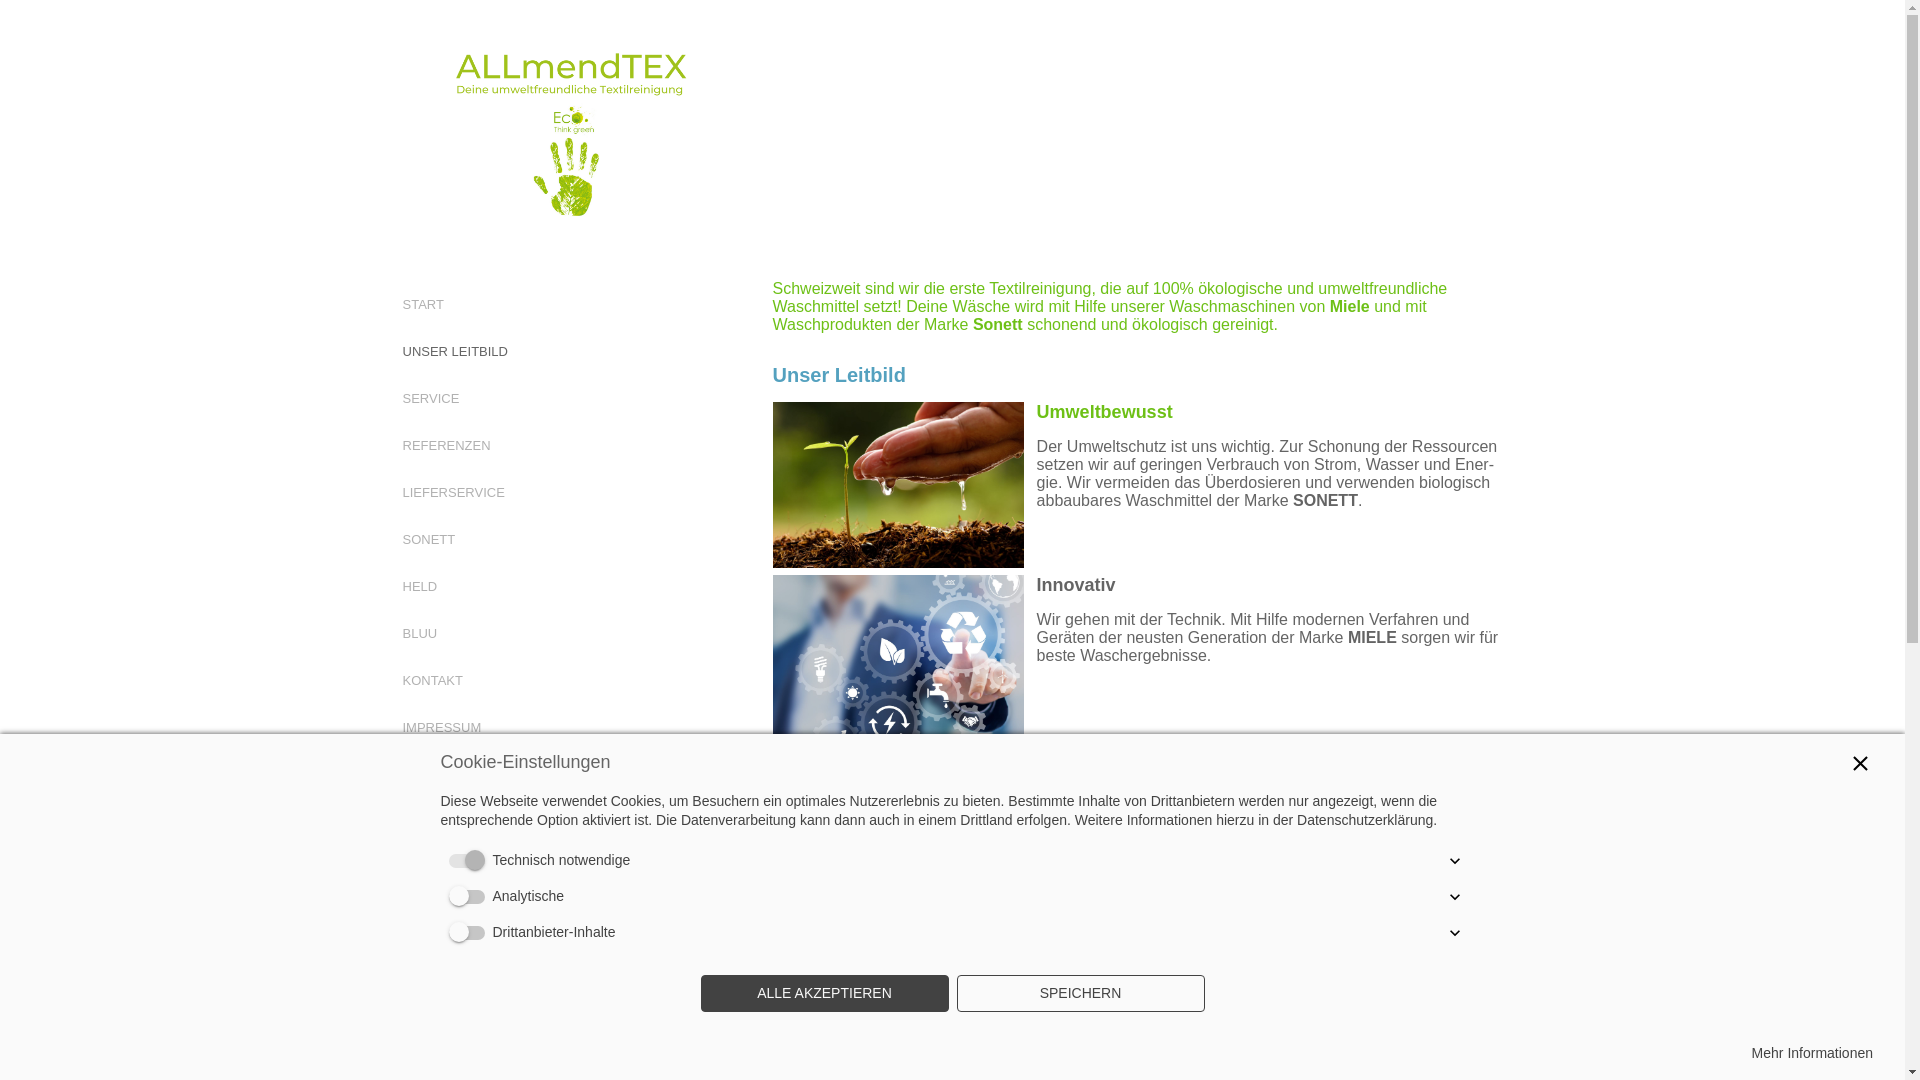  I want to click on 'SERVICE', so click(429, 398).